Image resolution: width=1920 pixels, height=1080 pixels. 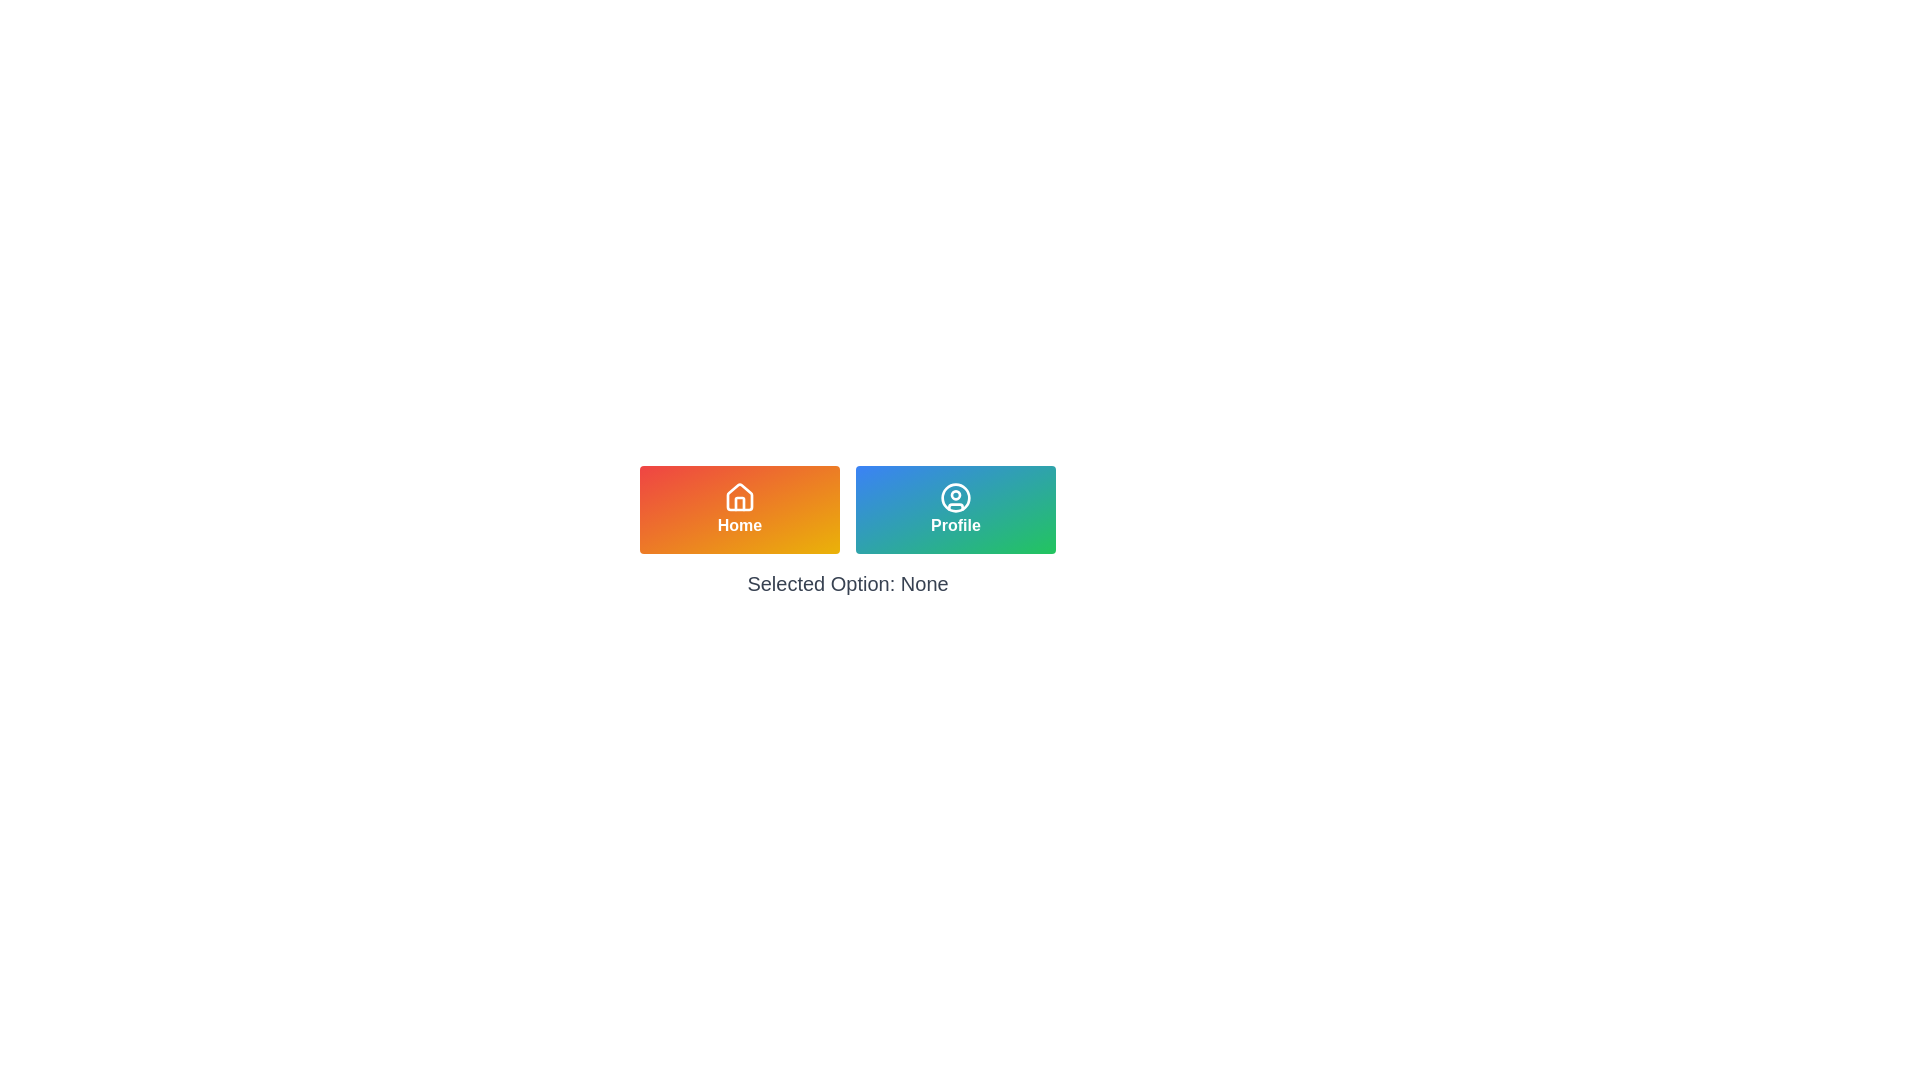 I want to click on the 'Profile' button, so click(x=954, y=508).